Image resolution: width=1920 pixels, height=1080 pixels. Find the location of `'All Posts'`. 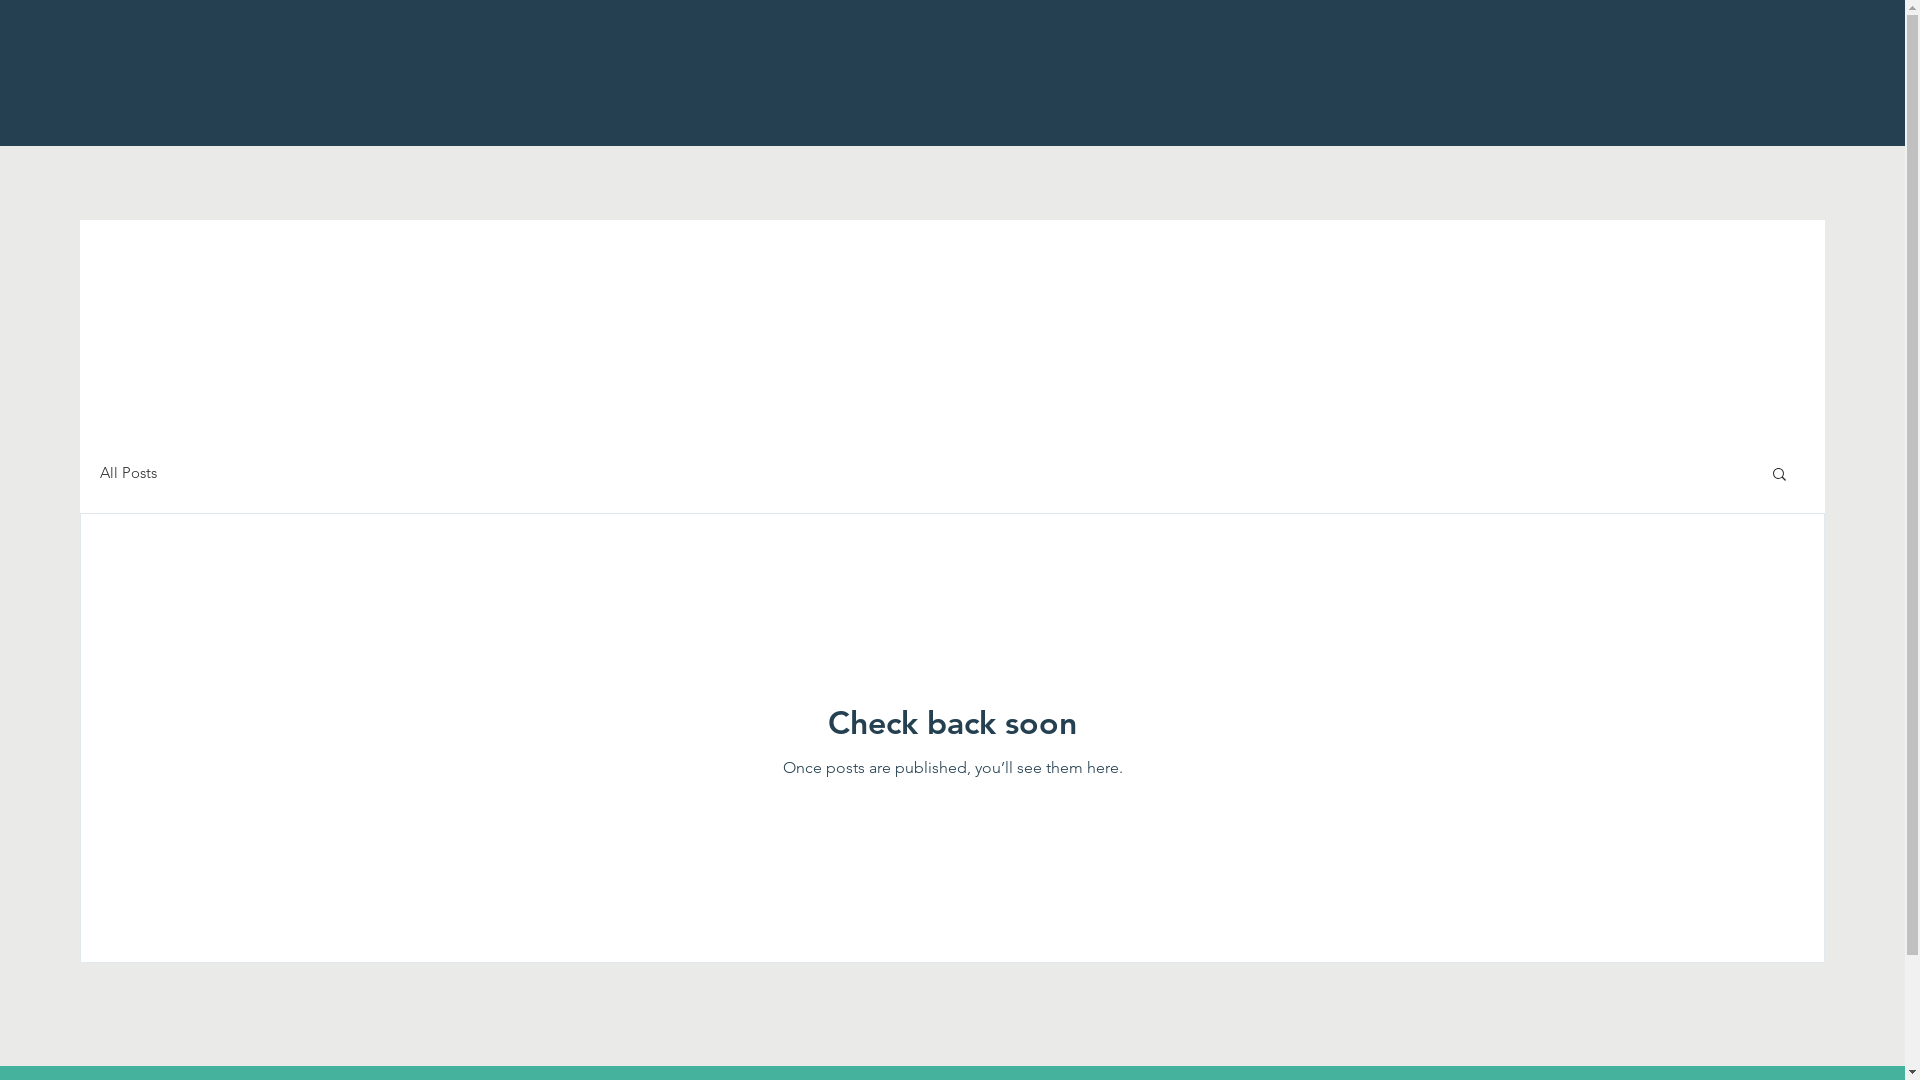

'All Posts' is located at coordinates (127, 472).